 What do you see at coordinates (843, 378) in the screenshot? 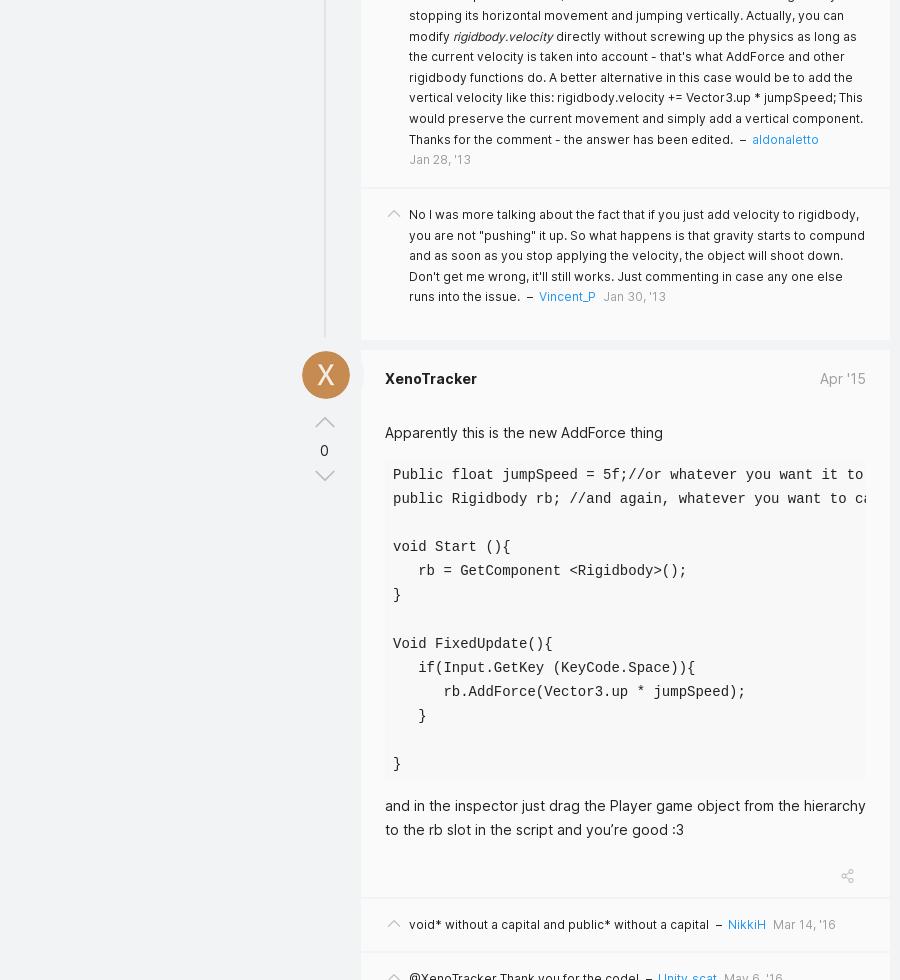
I see `'Apr '15'` at bounding box center [843, 378].